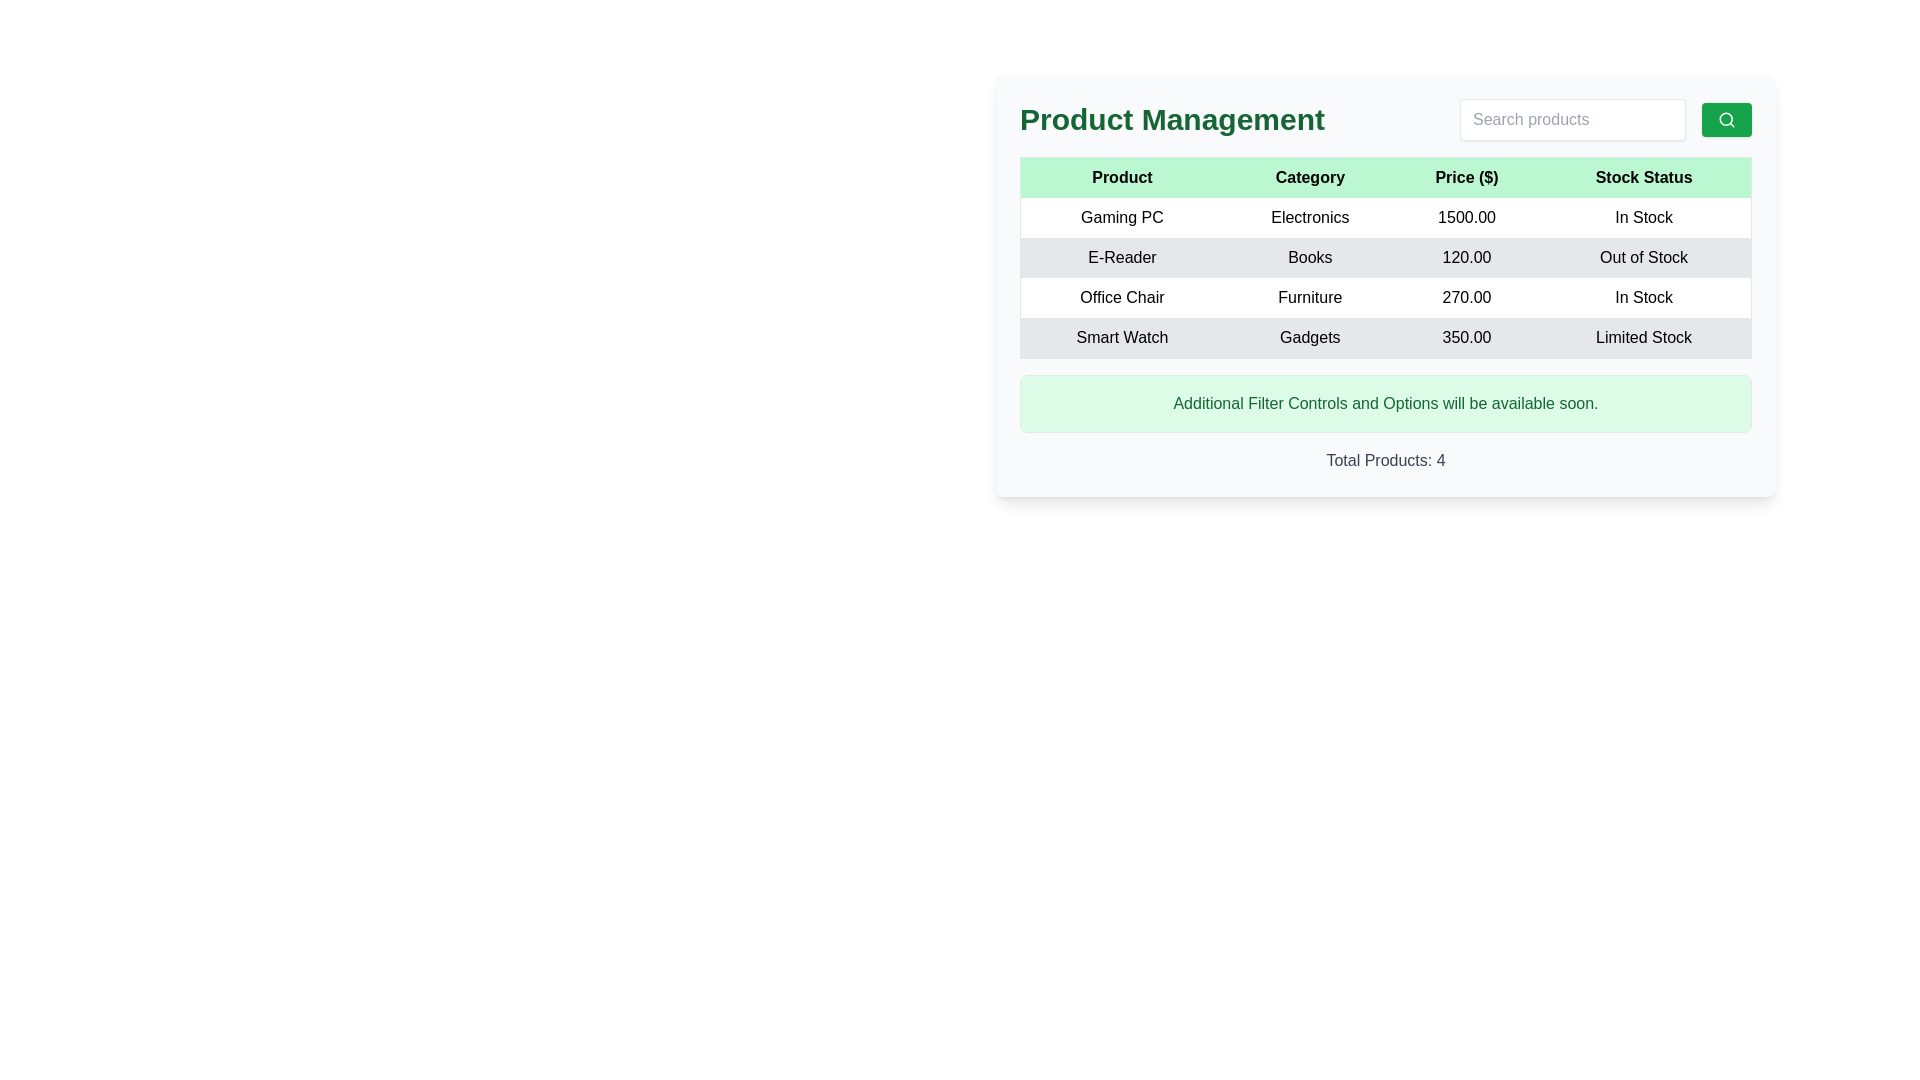 Image resolution: width=1920 pixels, height=1080 pixels. What do you see at coordinates (1726, 119) in the screenshot?
I see `the search icon located within the green rectangular button at the top-right corner of the card` at bounding box center [1726, 119].